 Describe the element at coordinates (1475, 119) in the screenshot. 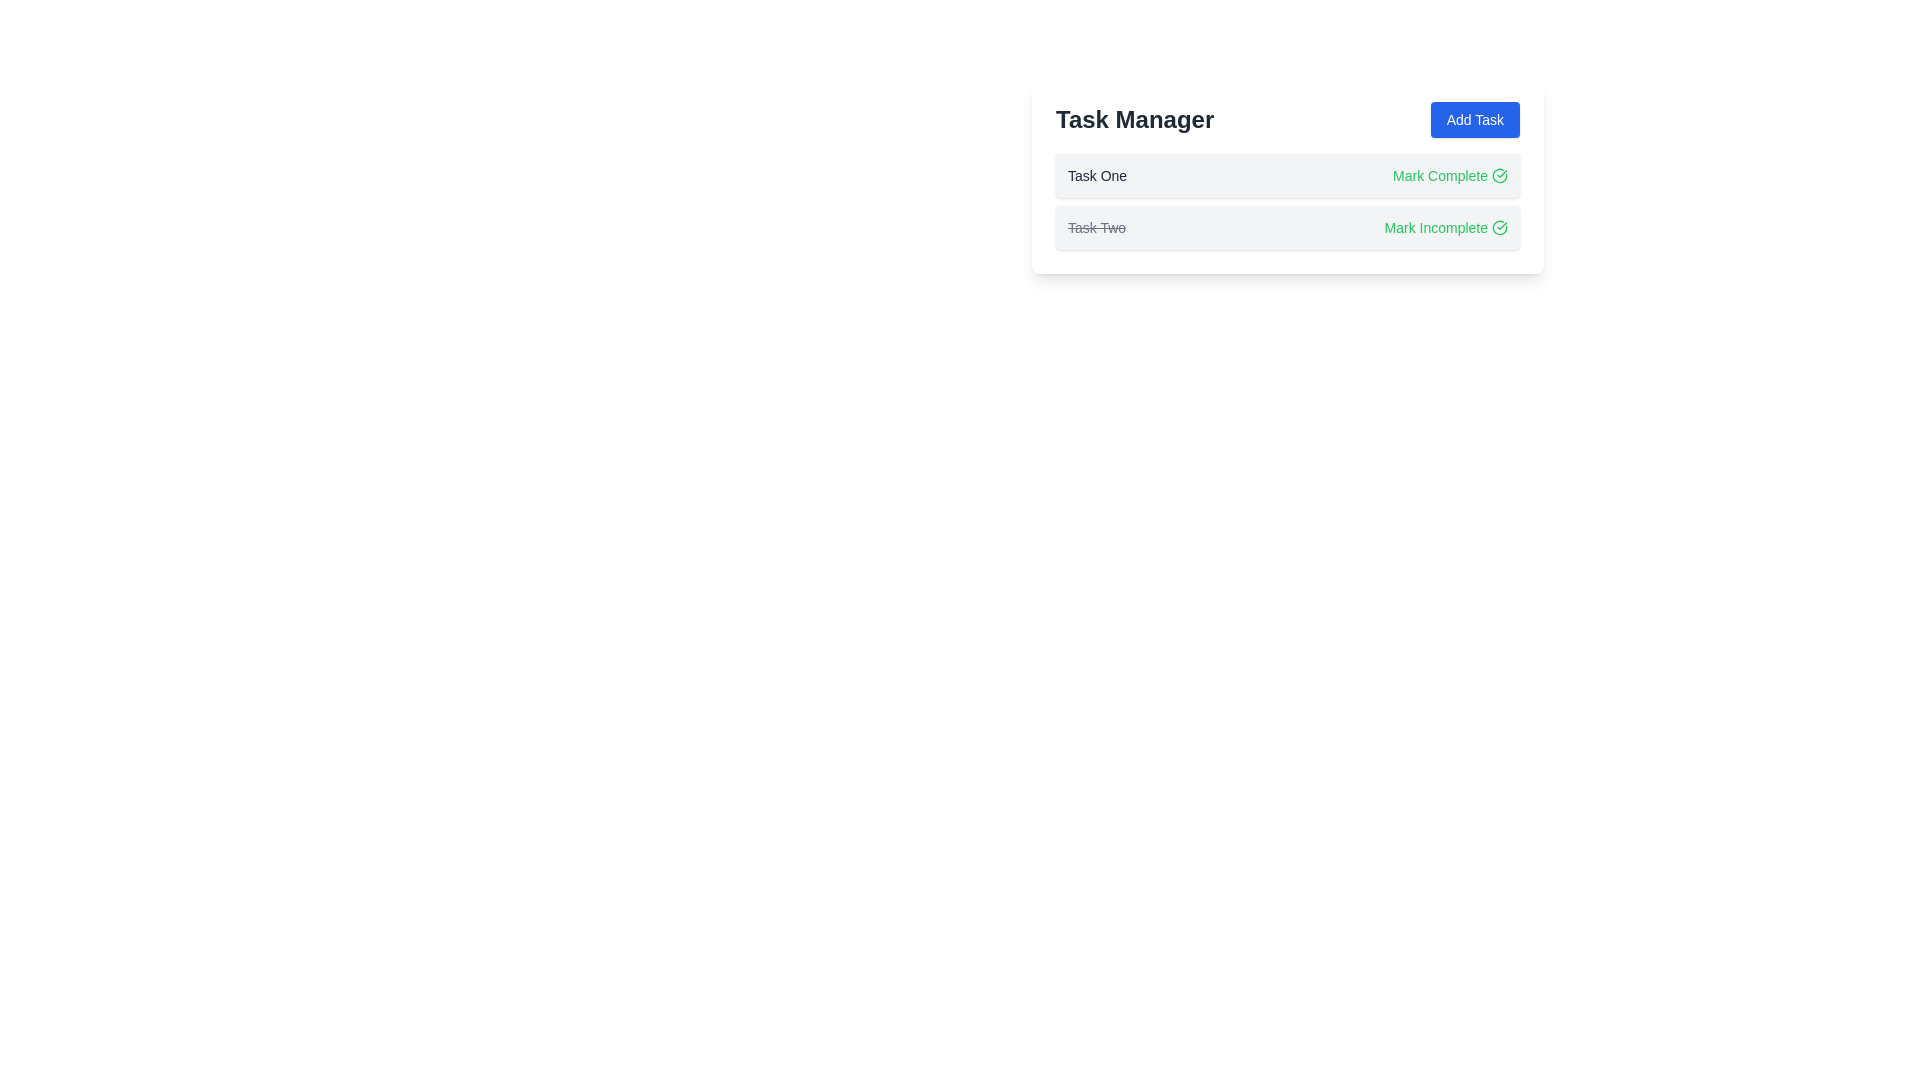

I see `the 'Add Task' button with a blue background and white text` at that location.